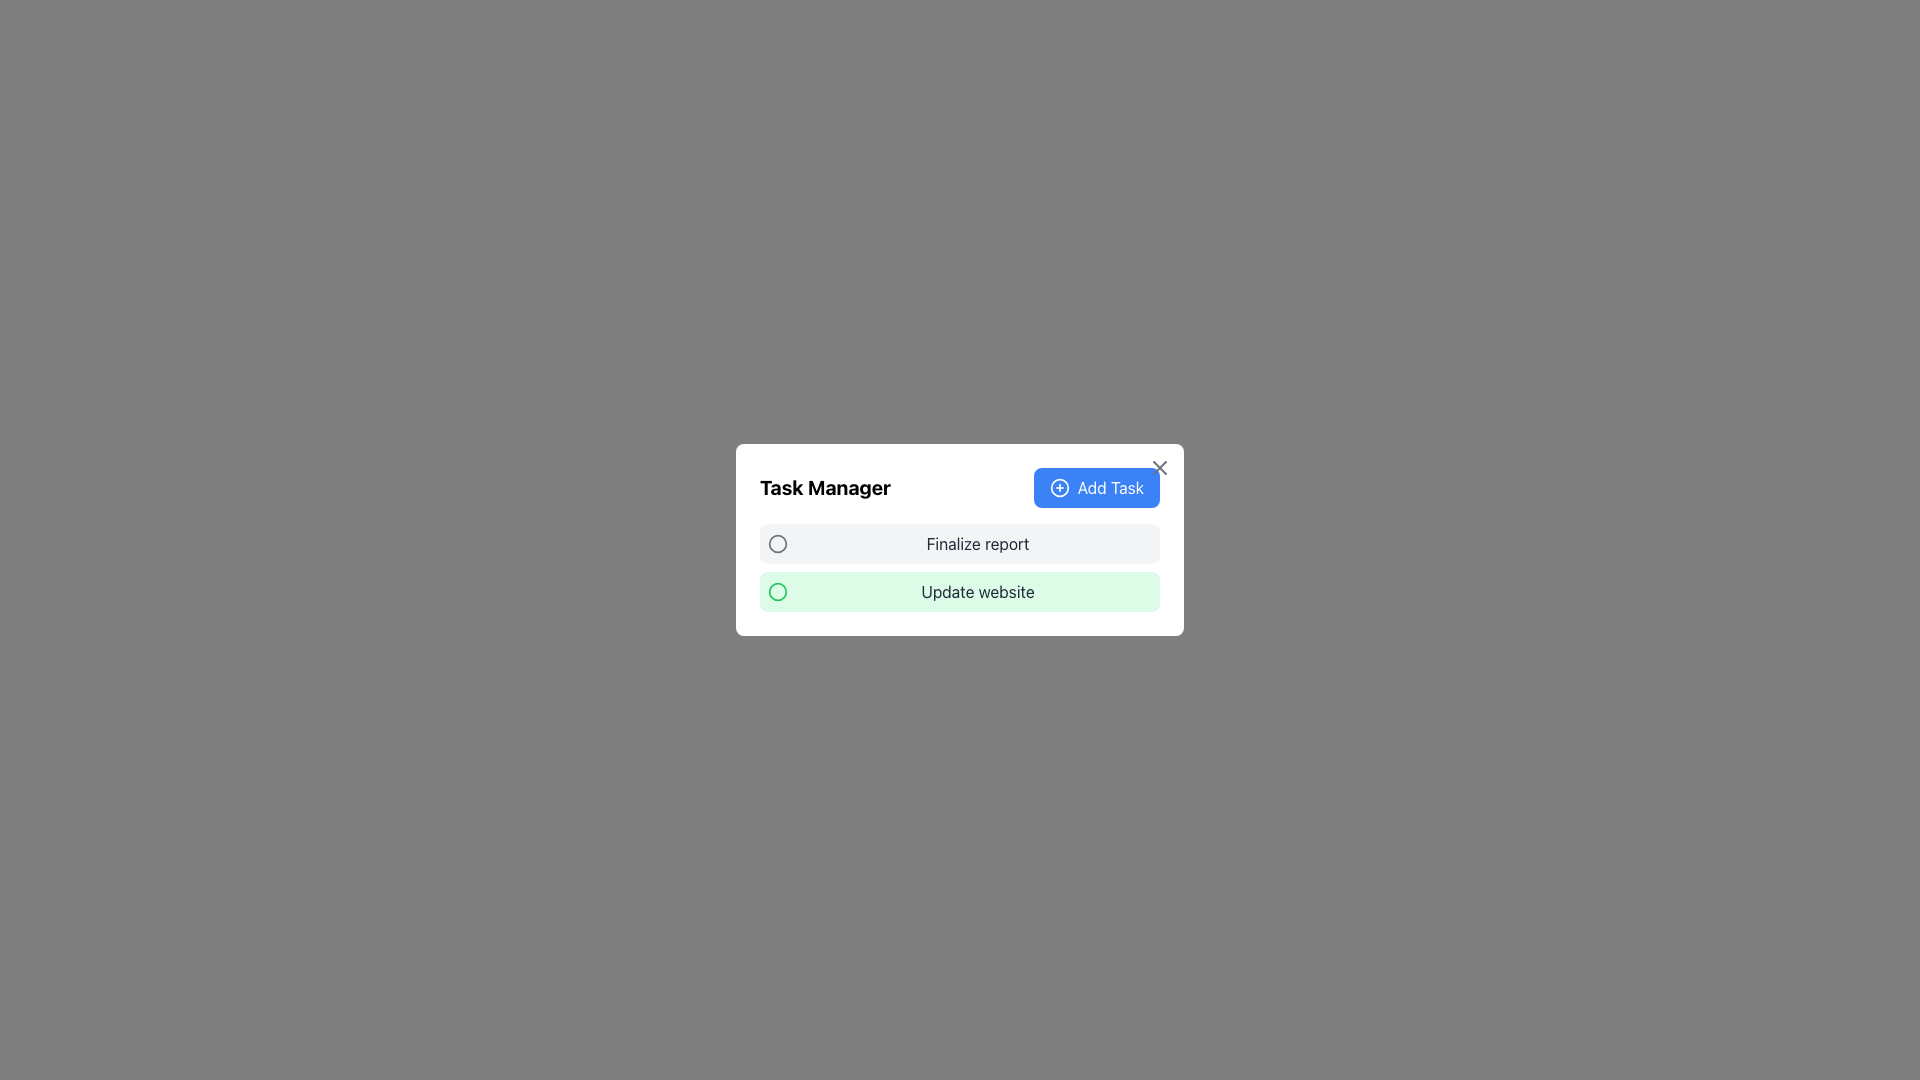 The height and width of the screenshot is (1080, 1920). Describe the element at coordinates (776, 590) in the screenshot. I see `the interactive icon representing the completion status of the task 'Update website'` at that location.